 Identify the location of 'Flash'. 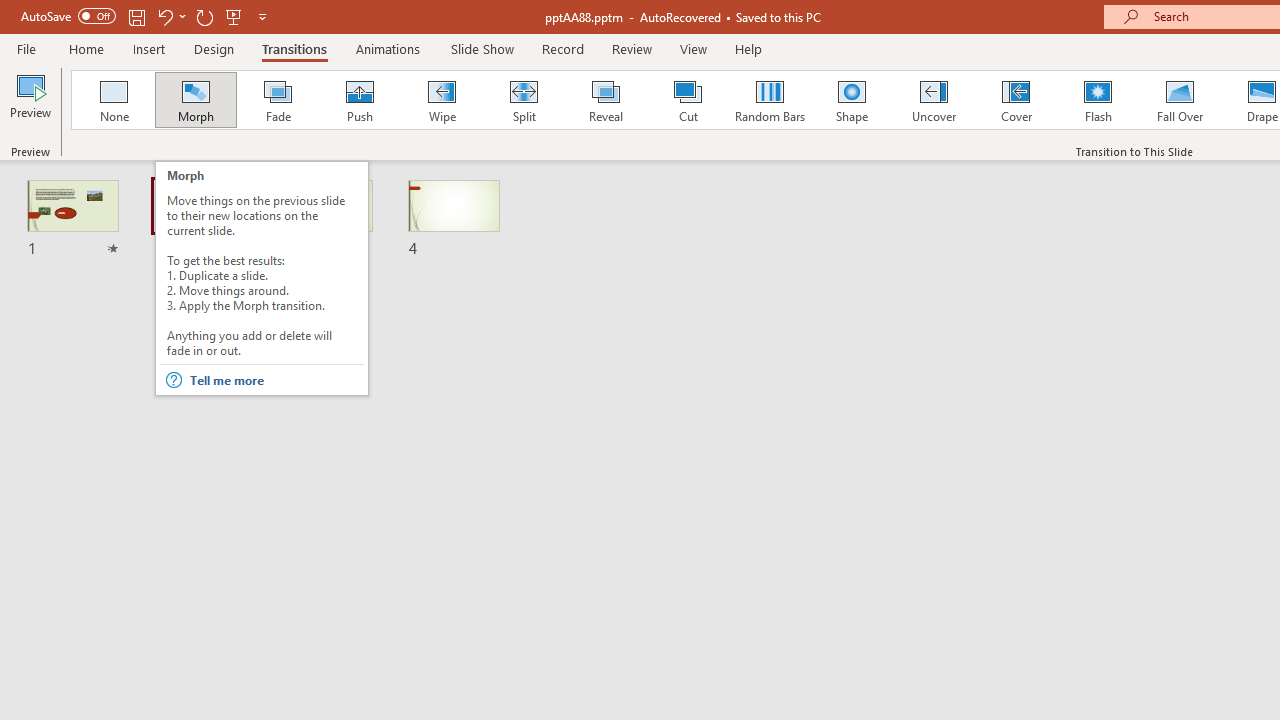
(1097, 100).